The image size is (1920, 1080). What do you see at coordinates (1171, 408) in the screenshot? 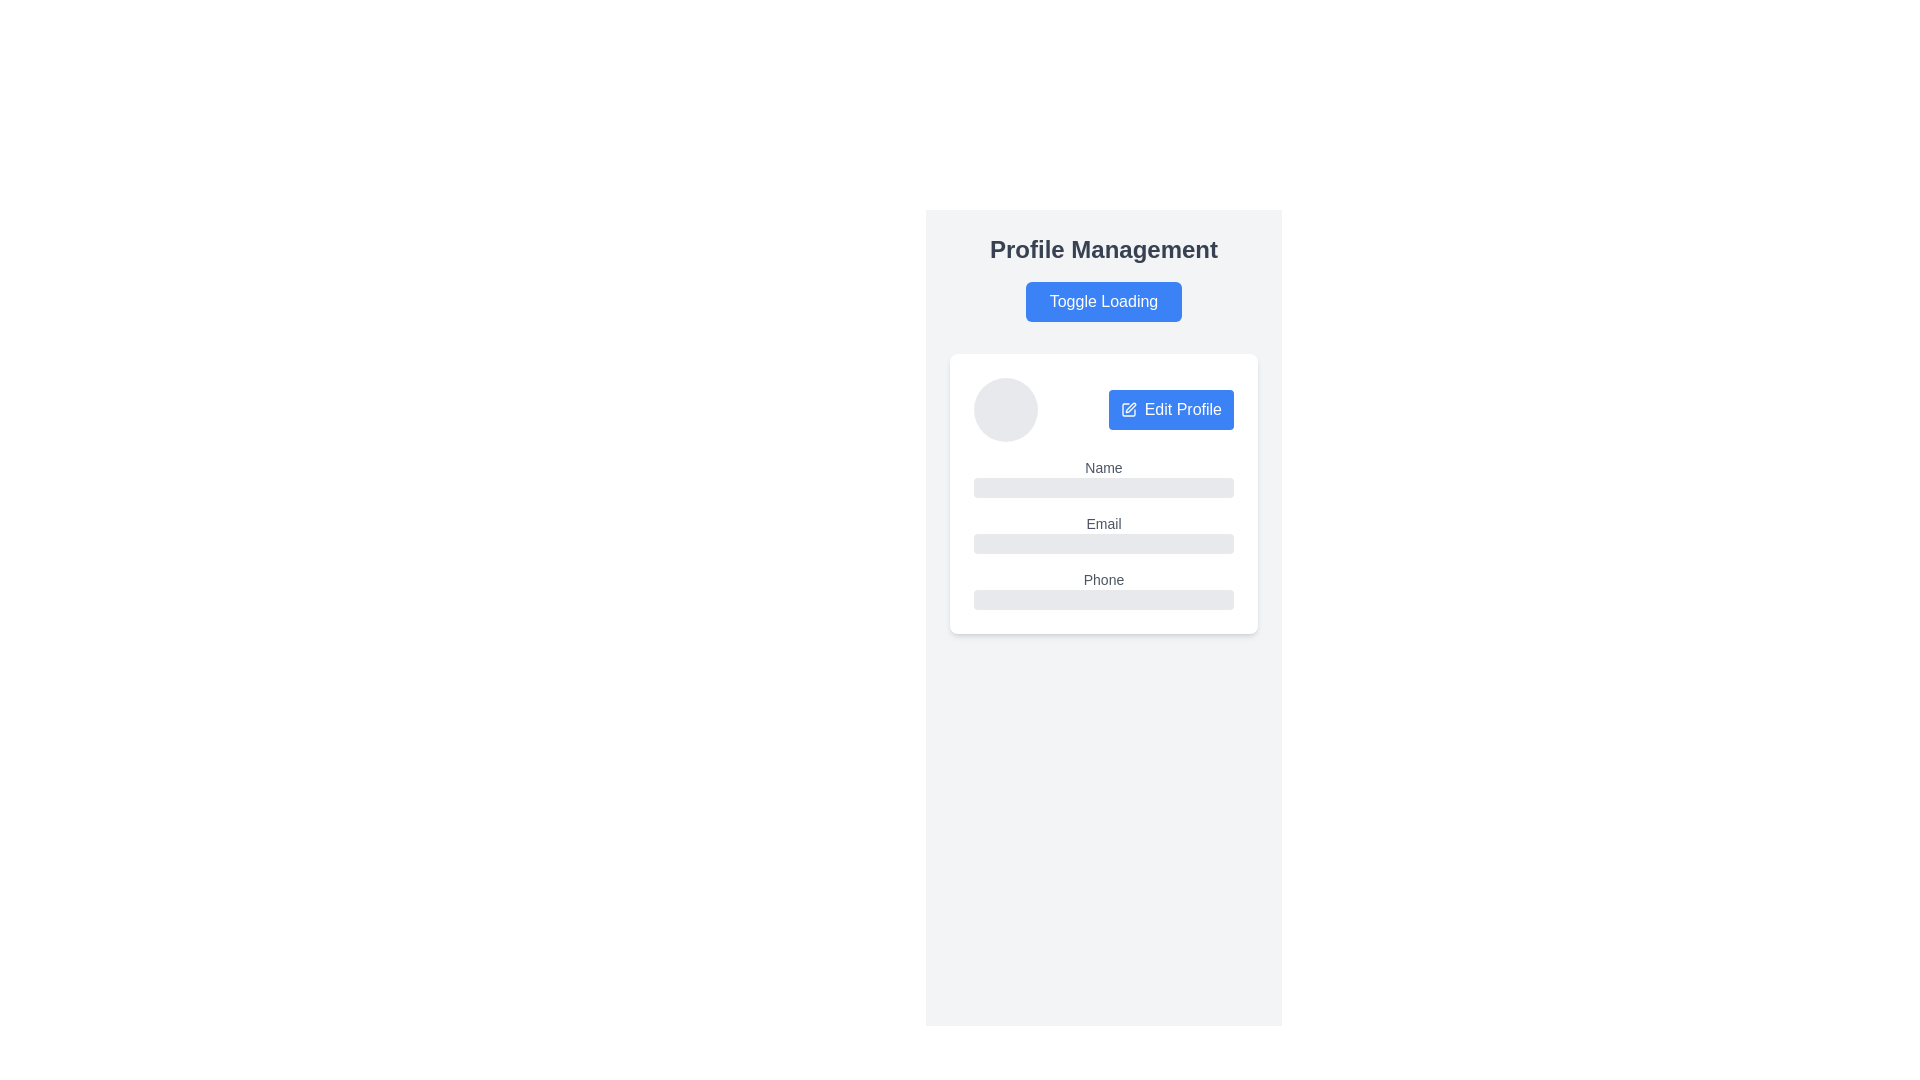
I see `the 'Edit Profile' button with a blue background and white text, located in the right side of the 'Profile Management' pane` at bounding box center [1171, 408].